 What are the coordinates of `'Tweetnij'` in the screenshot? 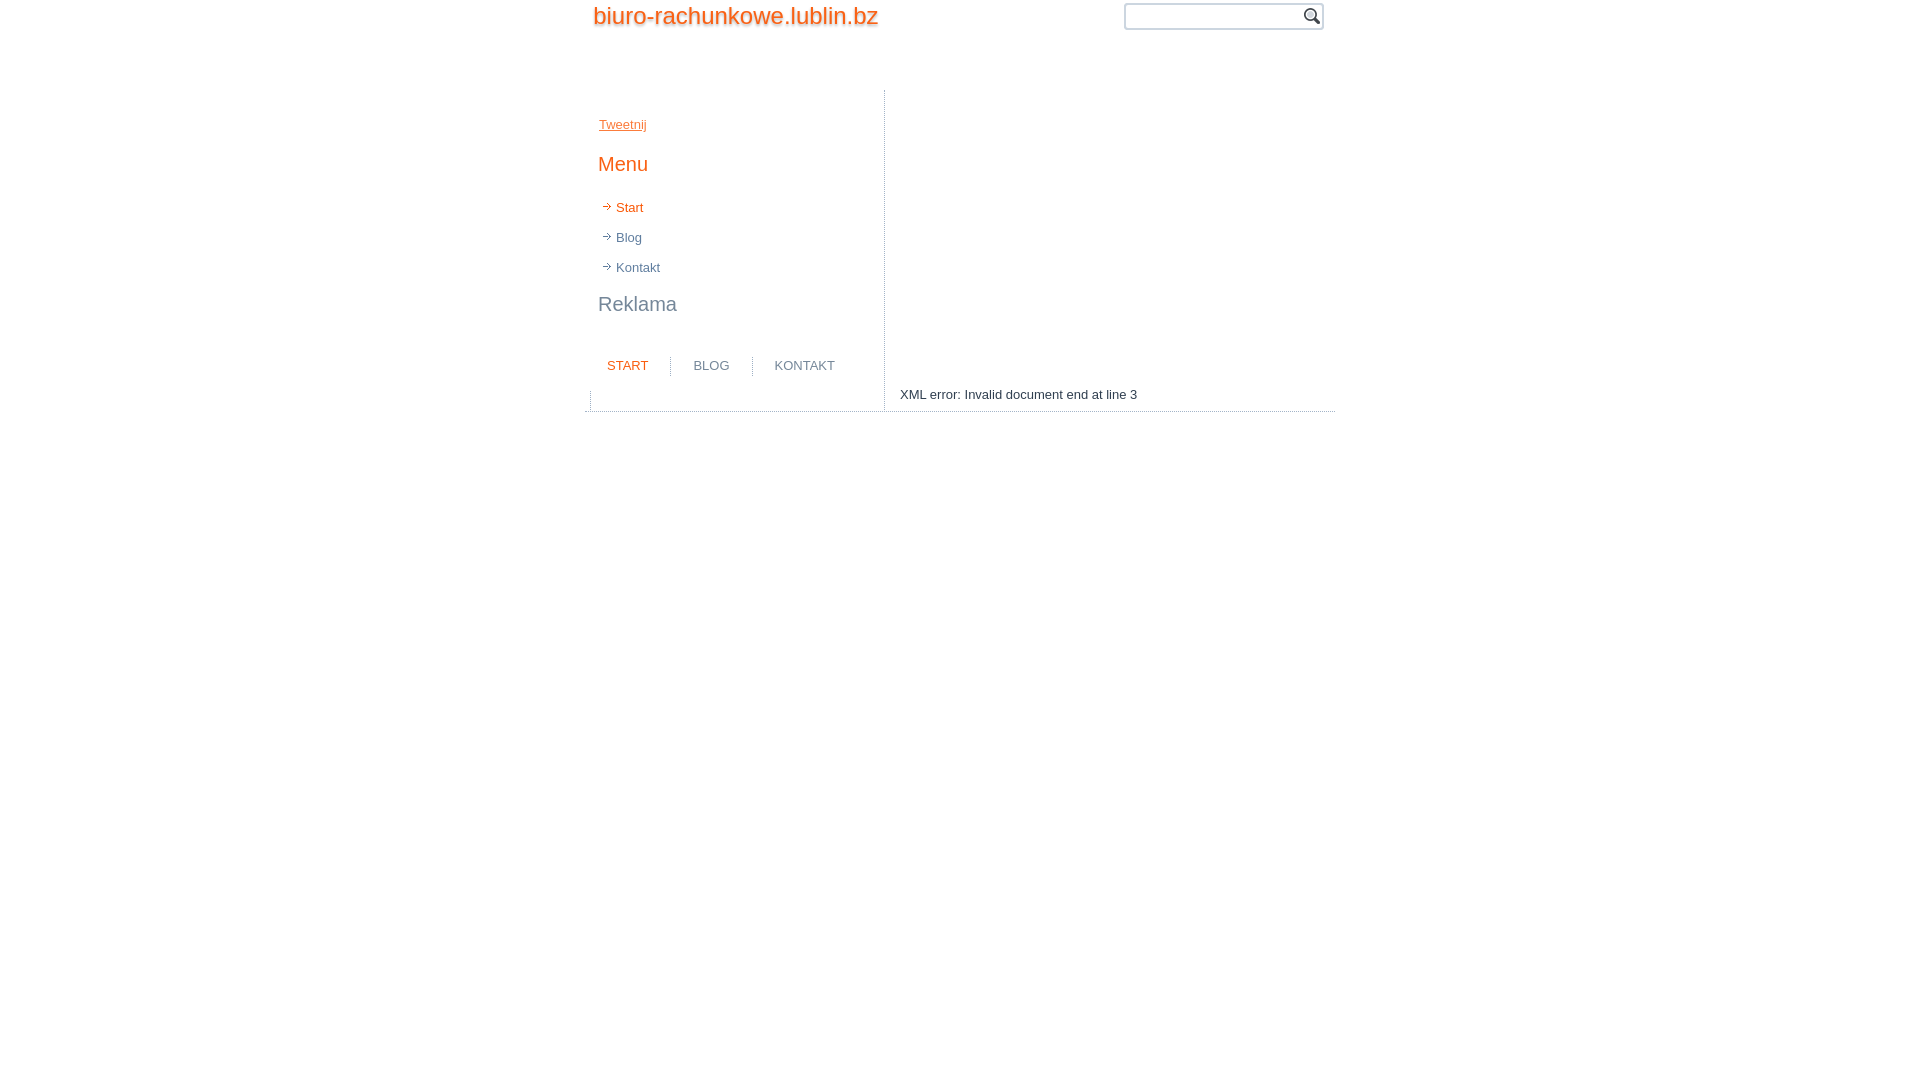 It's located at (622, 124).